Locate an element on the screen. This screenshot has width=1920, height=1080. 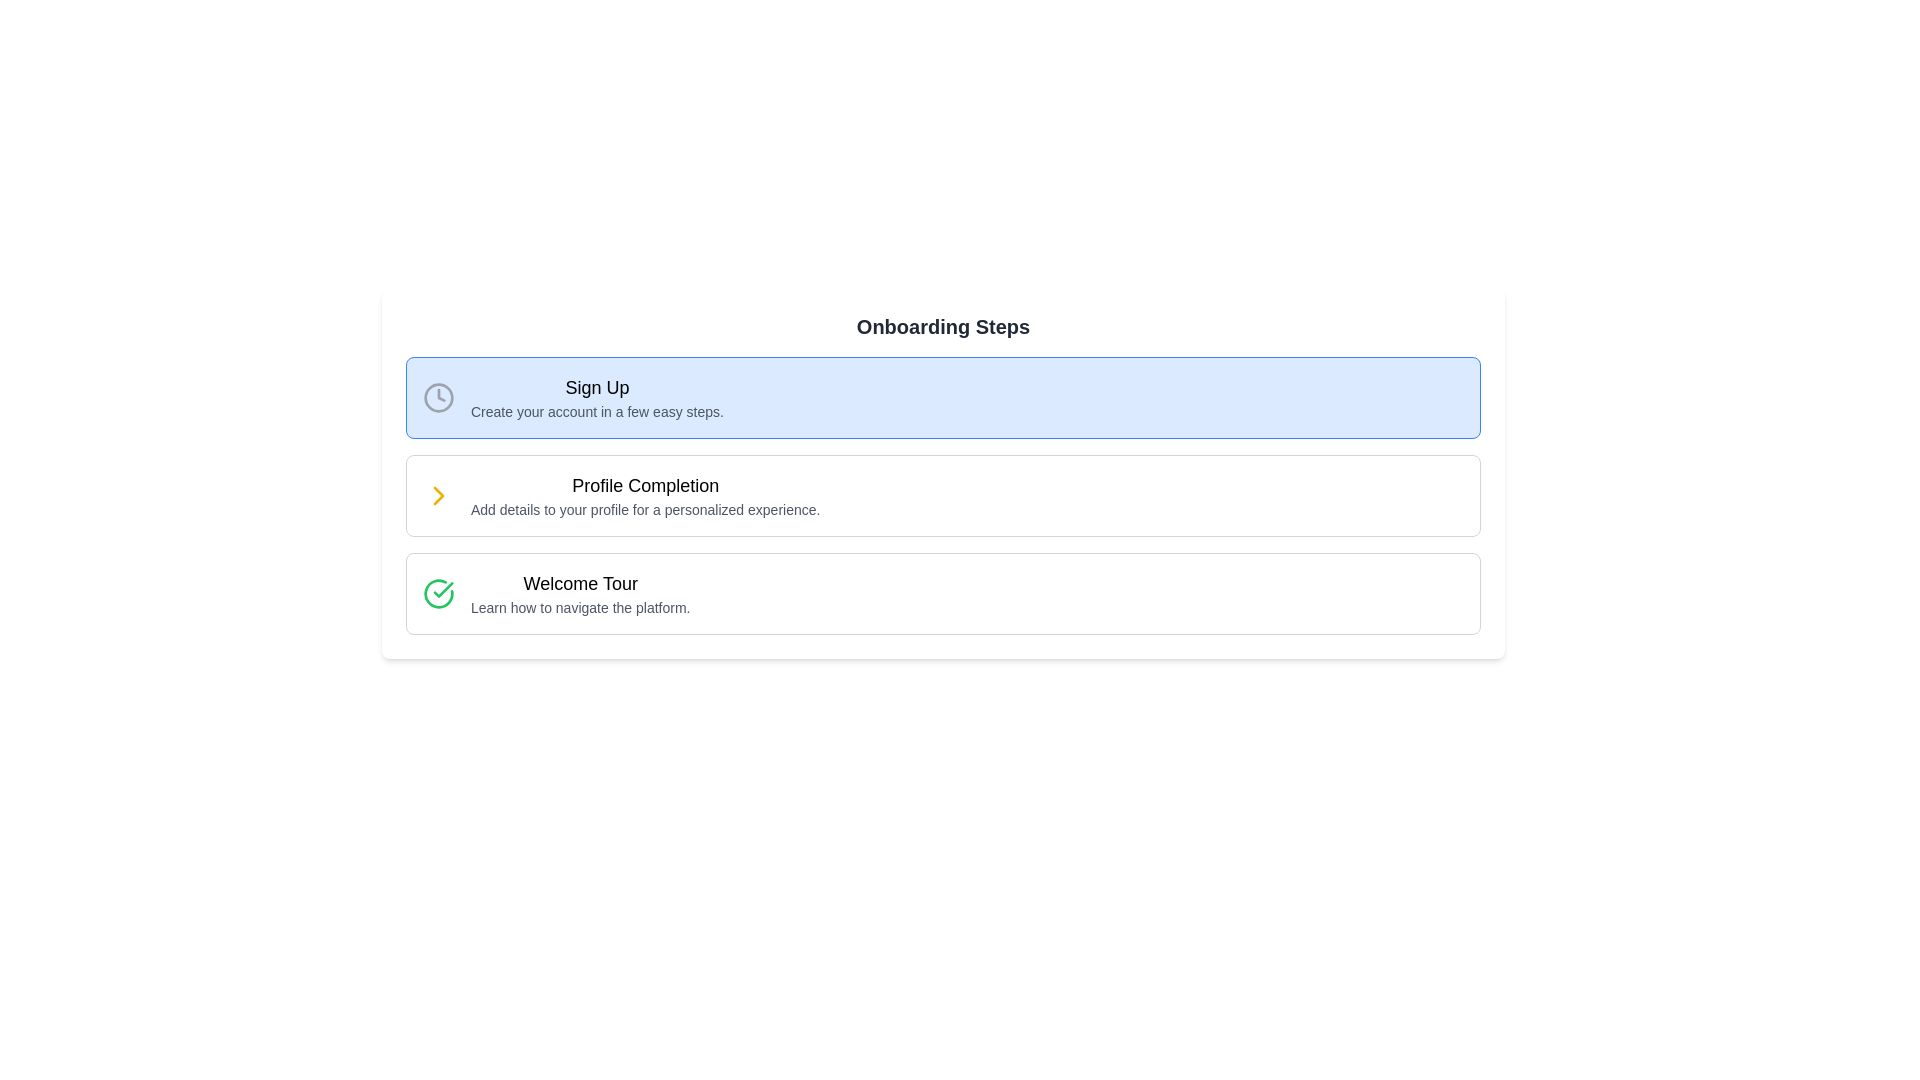
text label that says 'Learn how to navigate the platform.' located below the 'Welcome Tour' section is located at coordinates (579, 607).